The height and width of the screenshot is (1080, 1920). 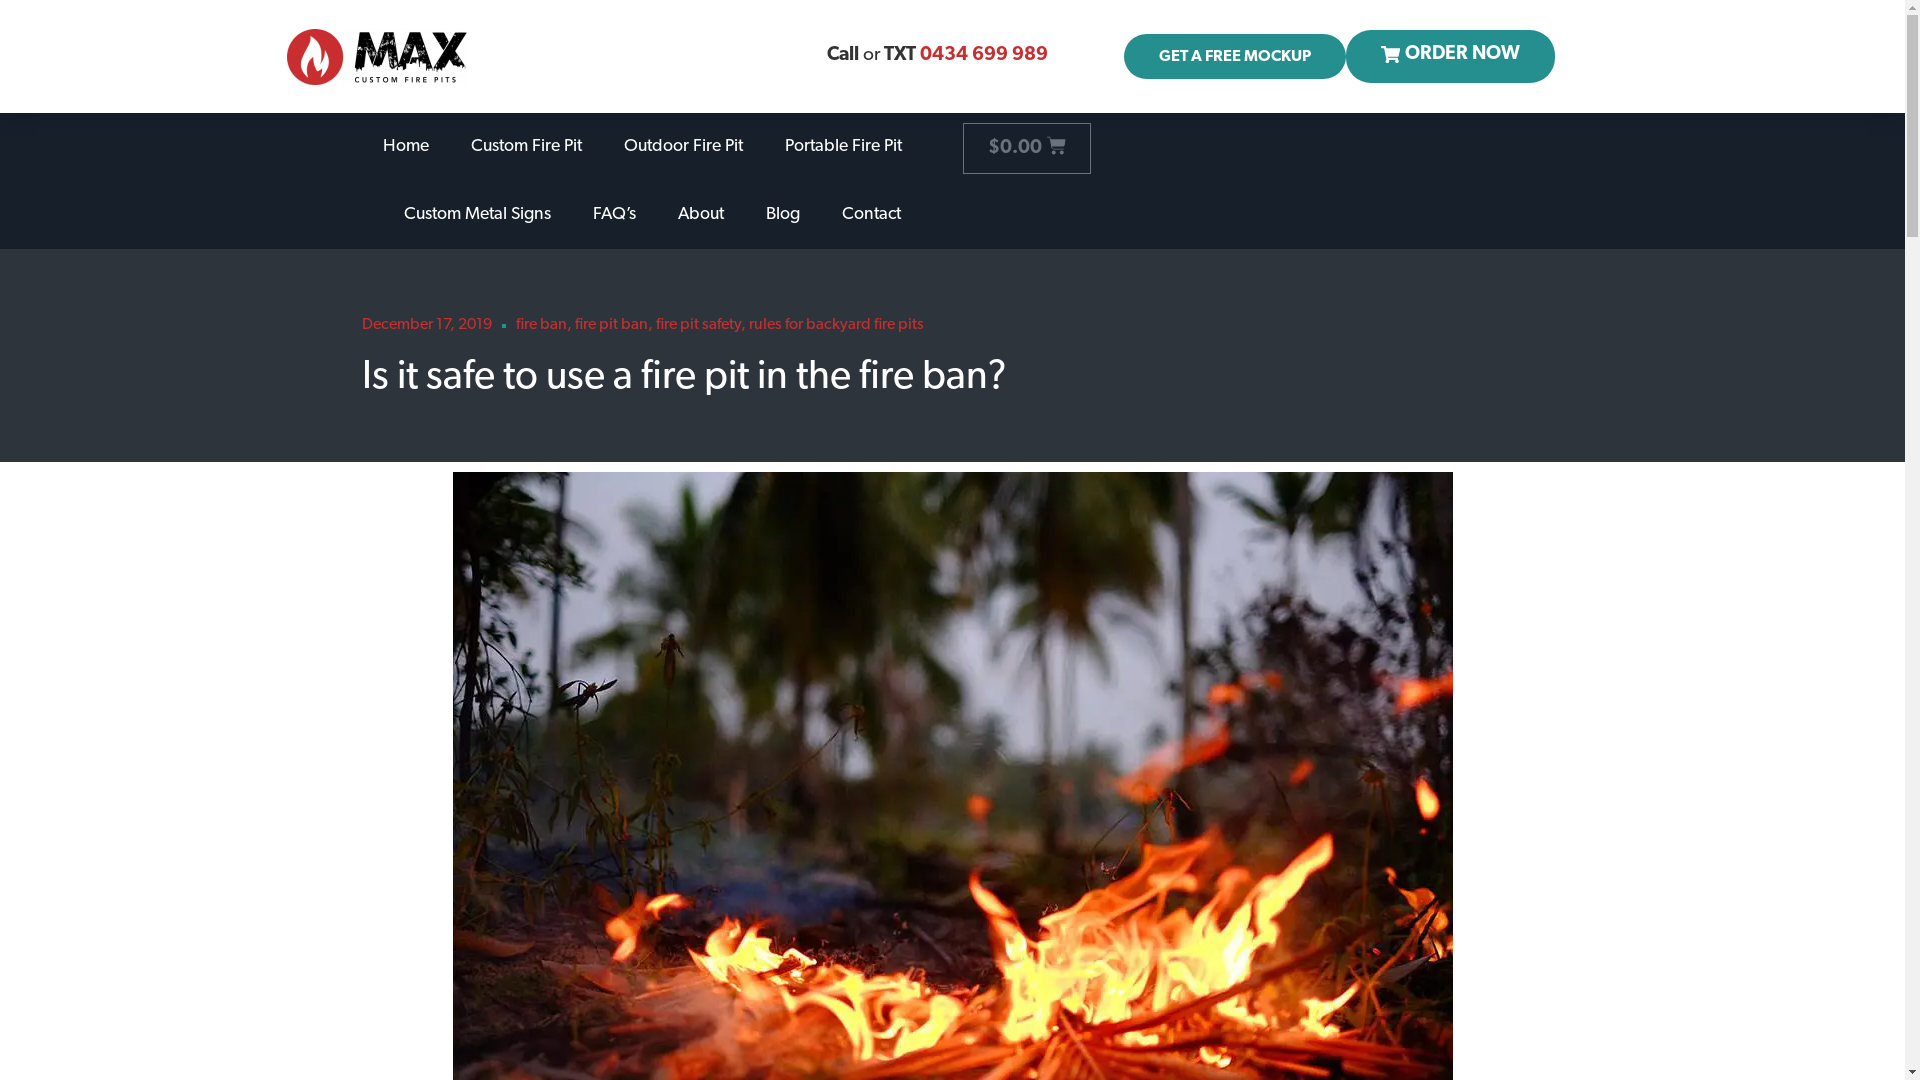 What do you see at coordinates (983, 54) in the screenshot?
I see `'0434 699 989'` at bounding box center [983, 54].